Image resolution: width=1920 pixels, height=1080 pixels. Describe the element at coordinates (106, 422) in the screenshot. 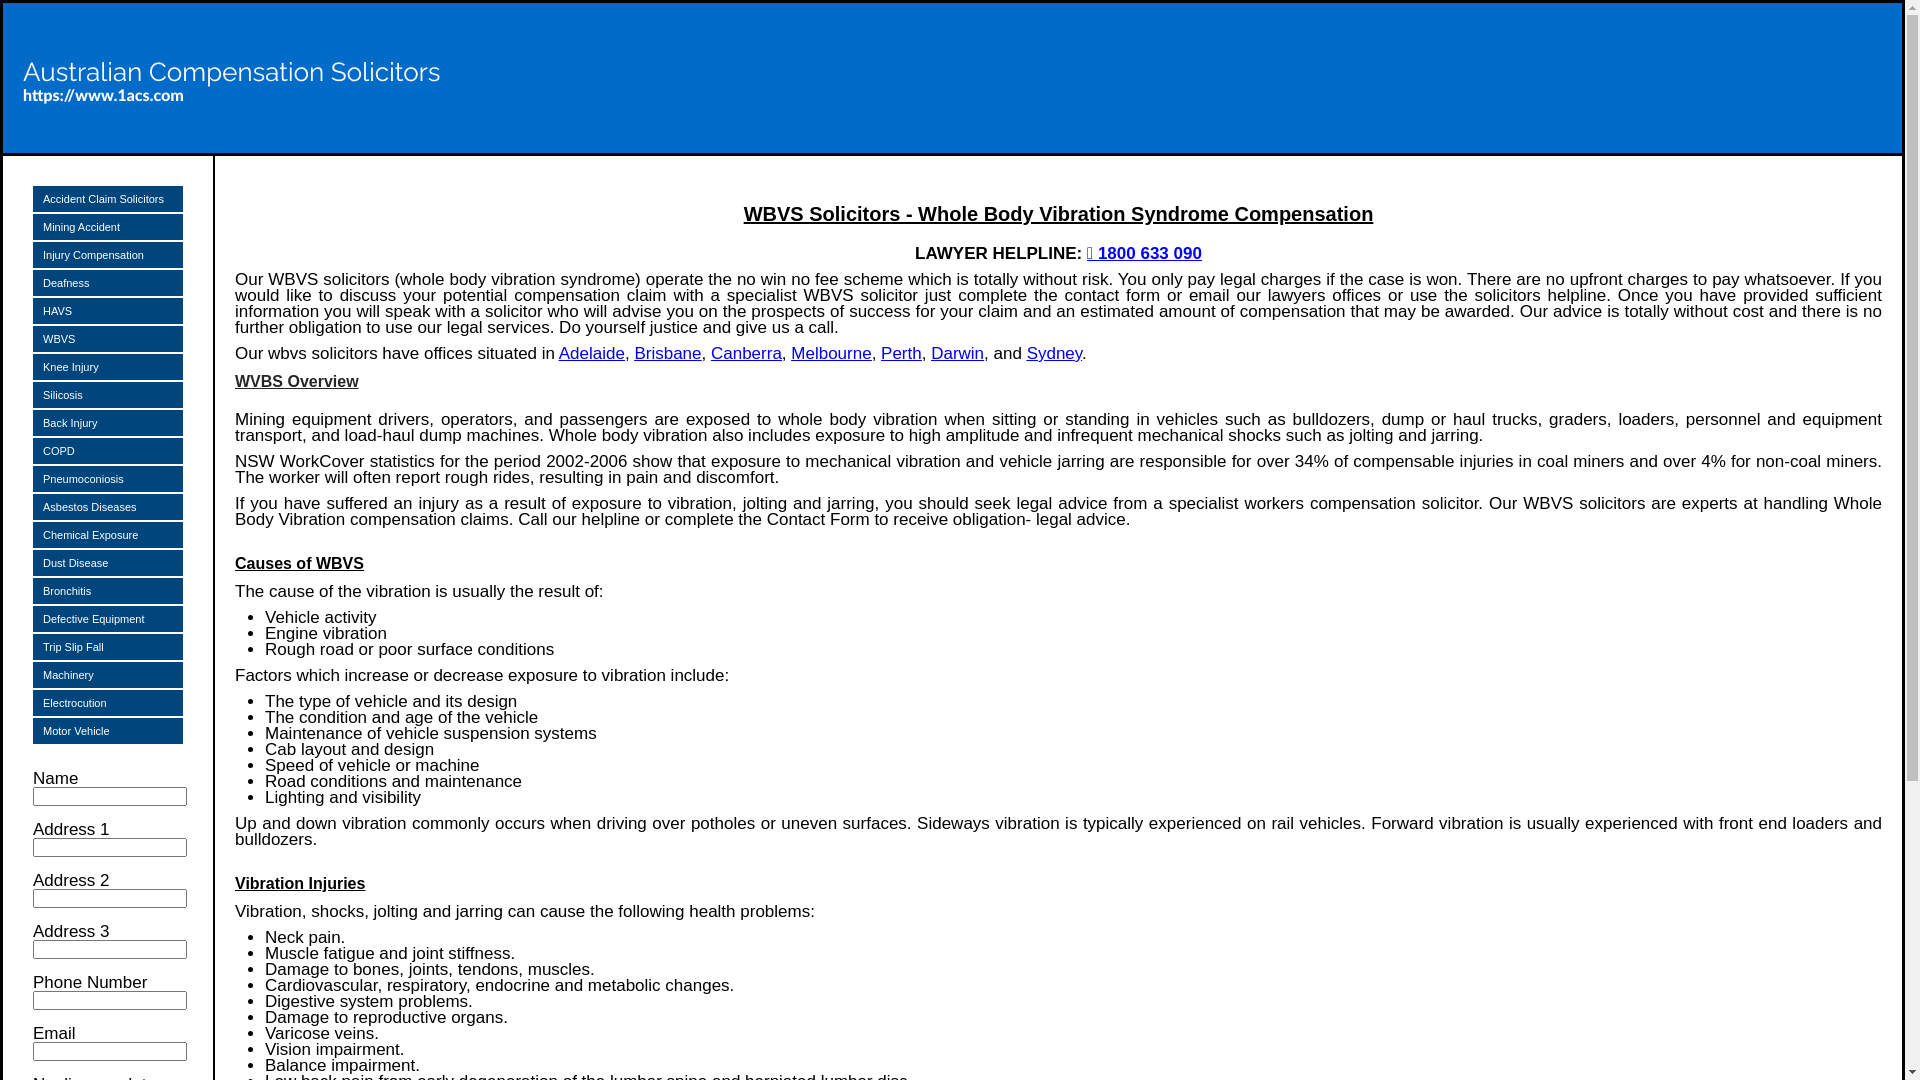

I see `'Back Injury'` at that location.